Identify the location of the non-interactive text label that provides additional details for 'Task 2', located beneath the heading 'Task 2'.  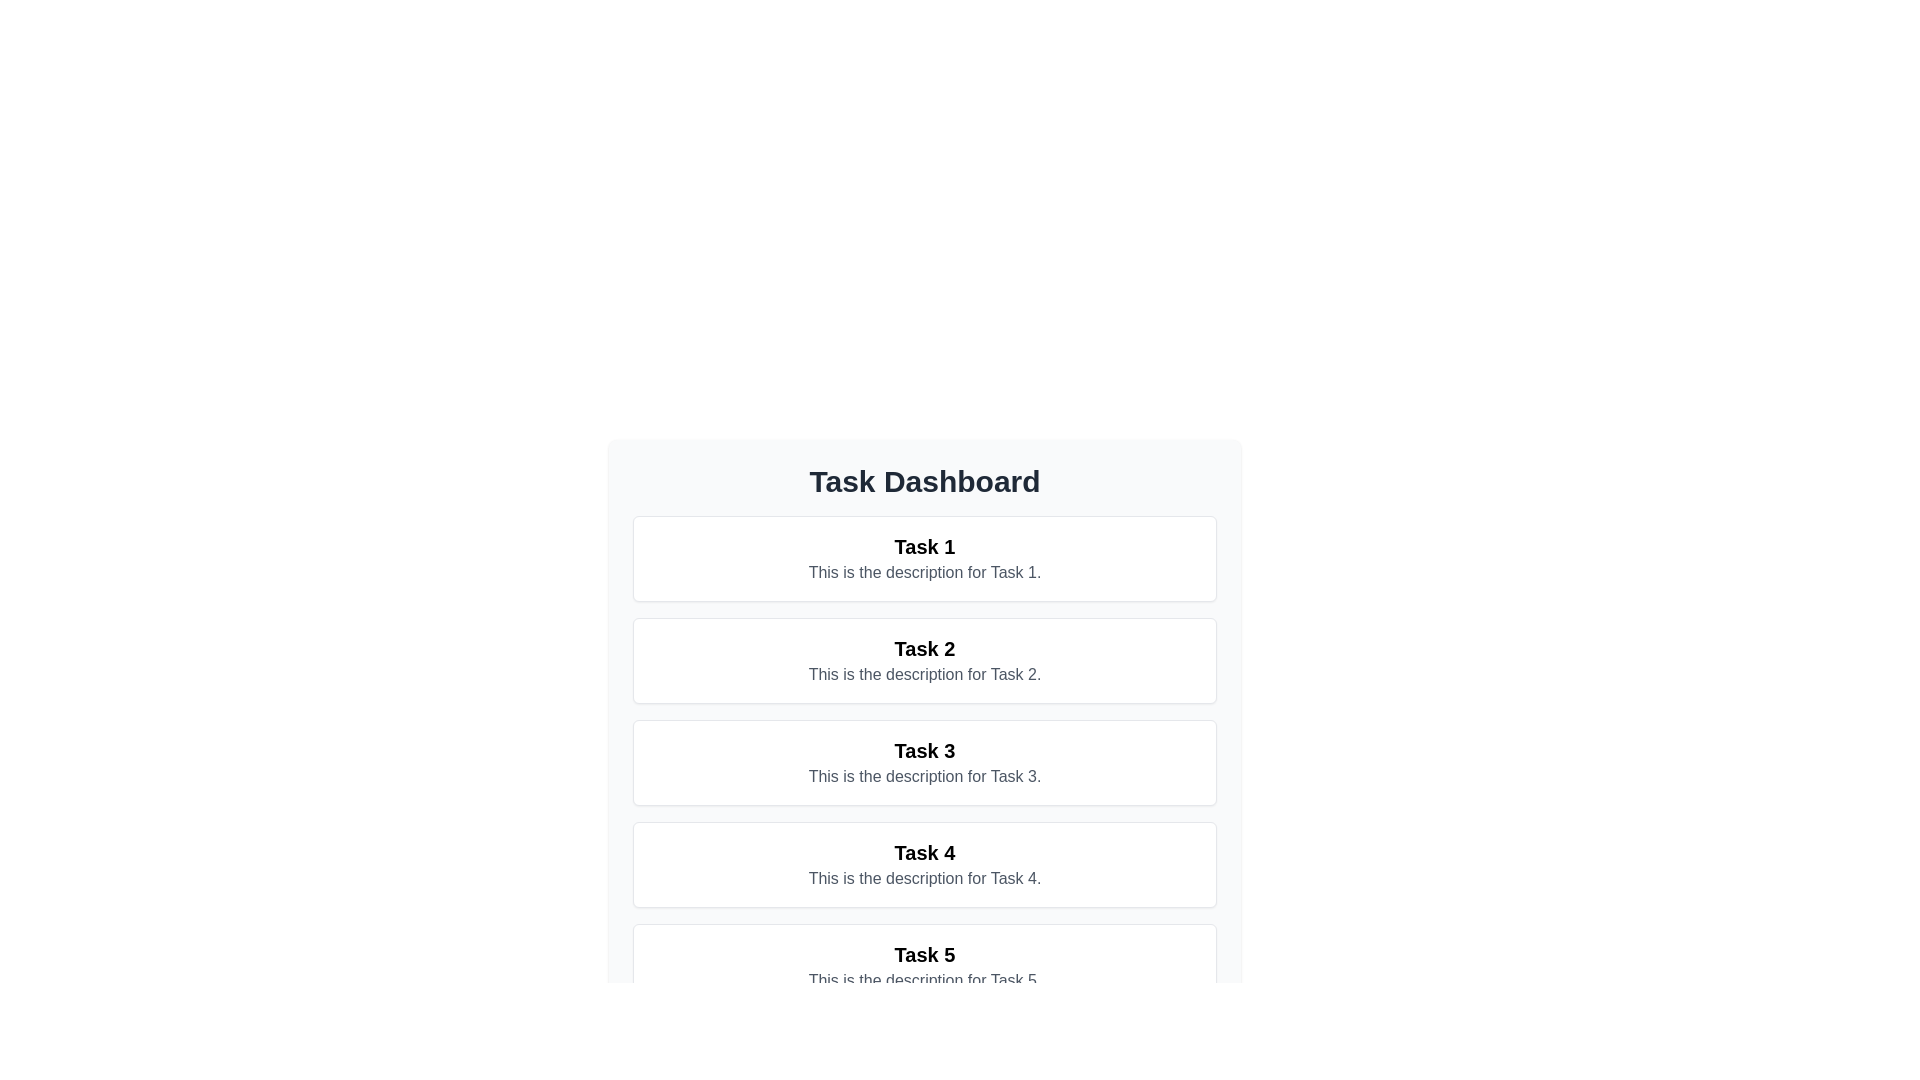
(924, 675).